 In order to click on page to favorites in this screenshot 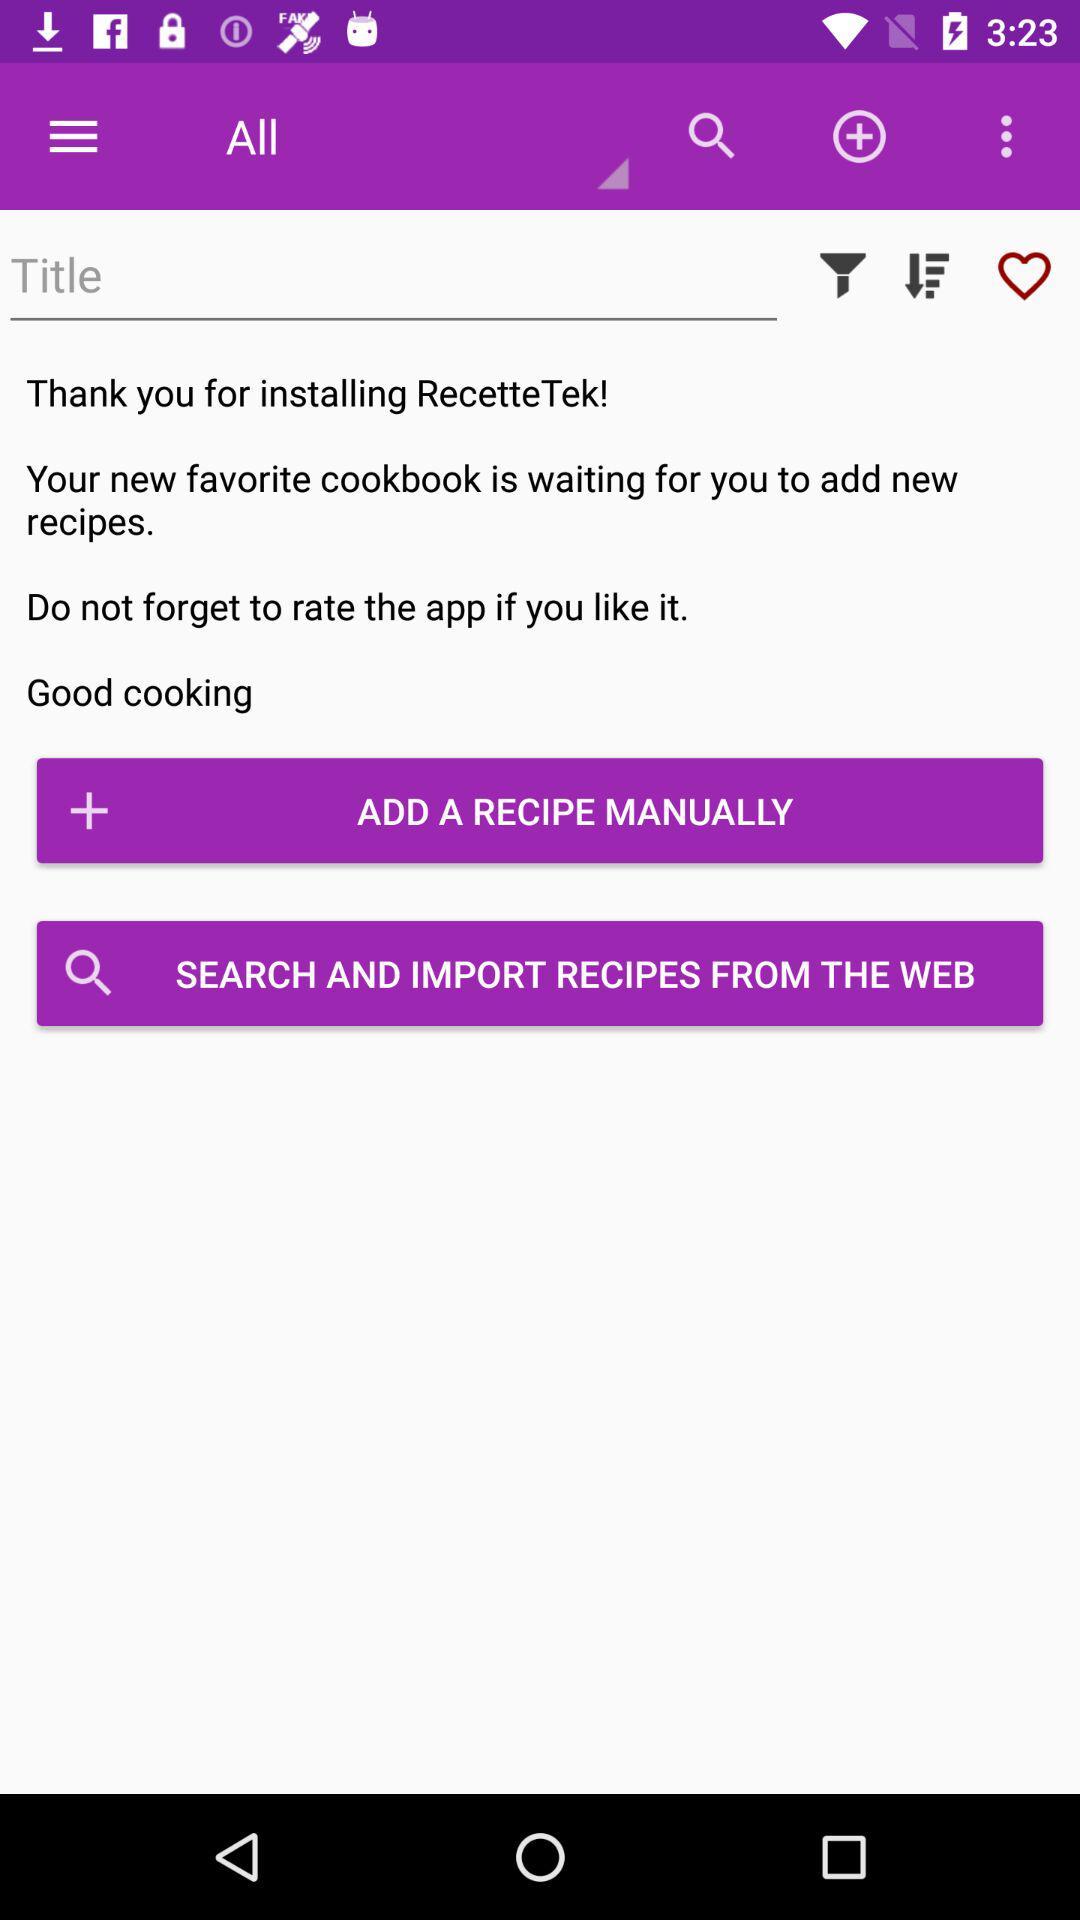, I will do `click(1024, 274)`.